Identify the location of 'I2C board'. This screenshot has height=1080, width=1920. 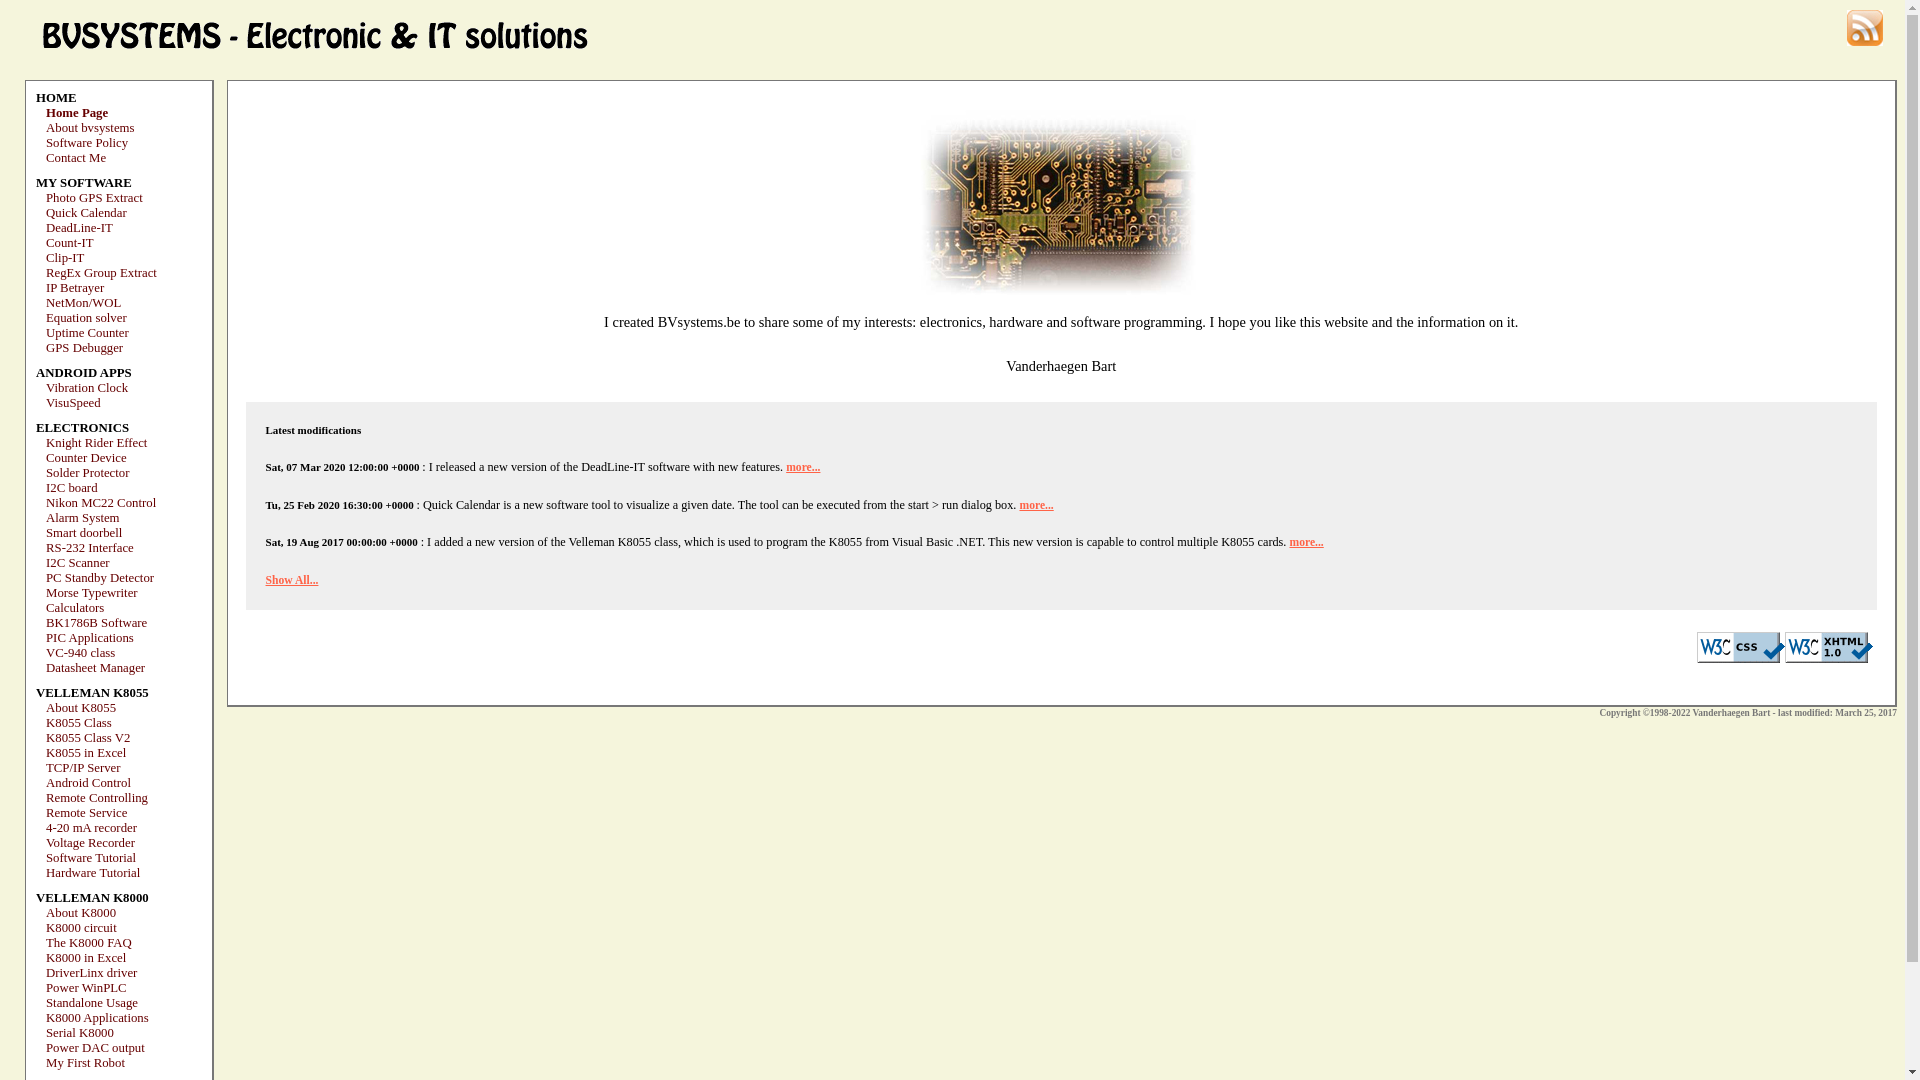
(72, 488).